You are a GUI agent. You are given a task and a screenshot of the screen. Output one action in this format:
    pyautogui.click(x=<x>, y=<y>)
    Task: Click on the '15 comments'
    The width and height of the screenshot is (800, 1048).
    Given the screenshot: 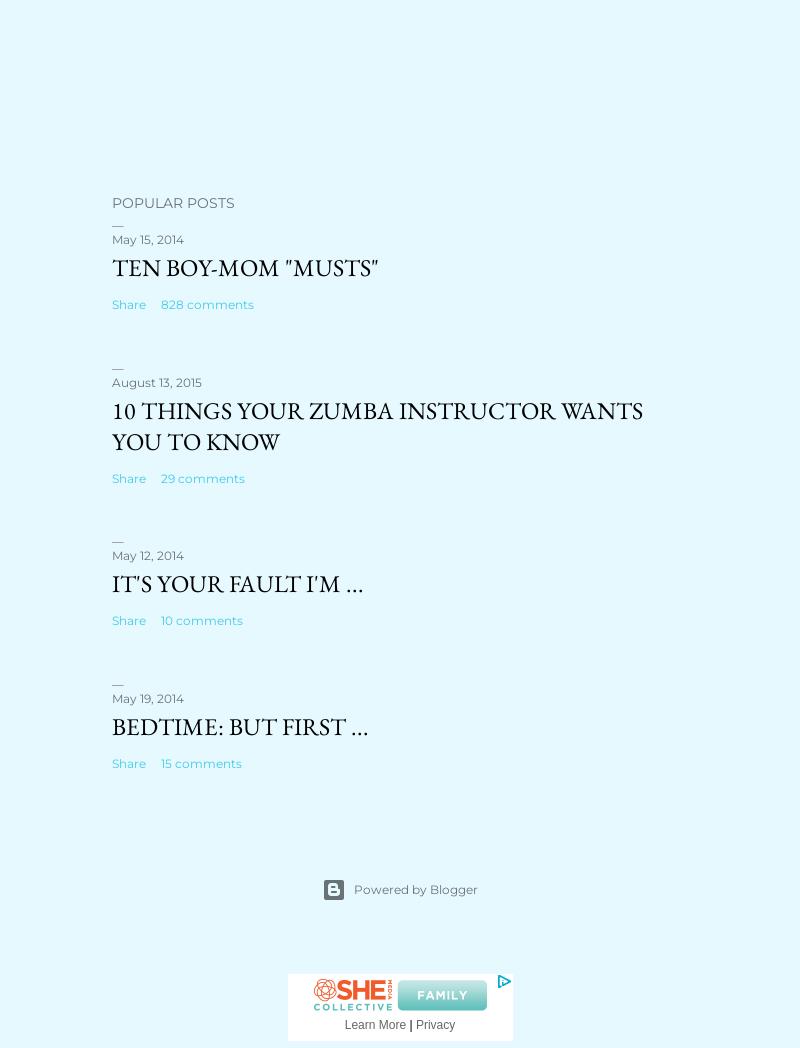 What is the action you would take?
    pyautogui.click(x=201, y=763)
    